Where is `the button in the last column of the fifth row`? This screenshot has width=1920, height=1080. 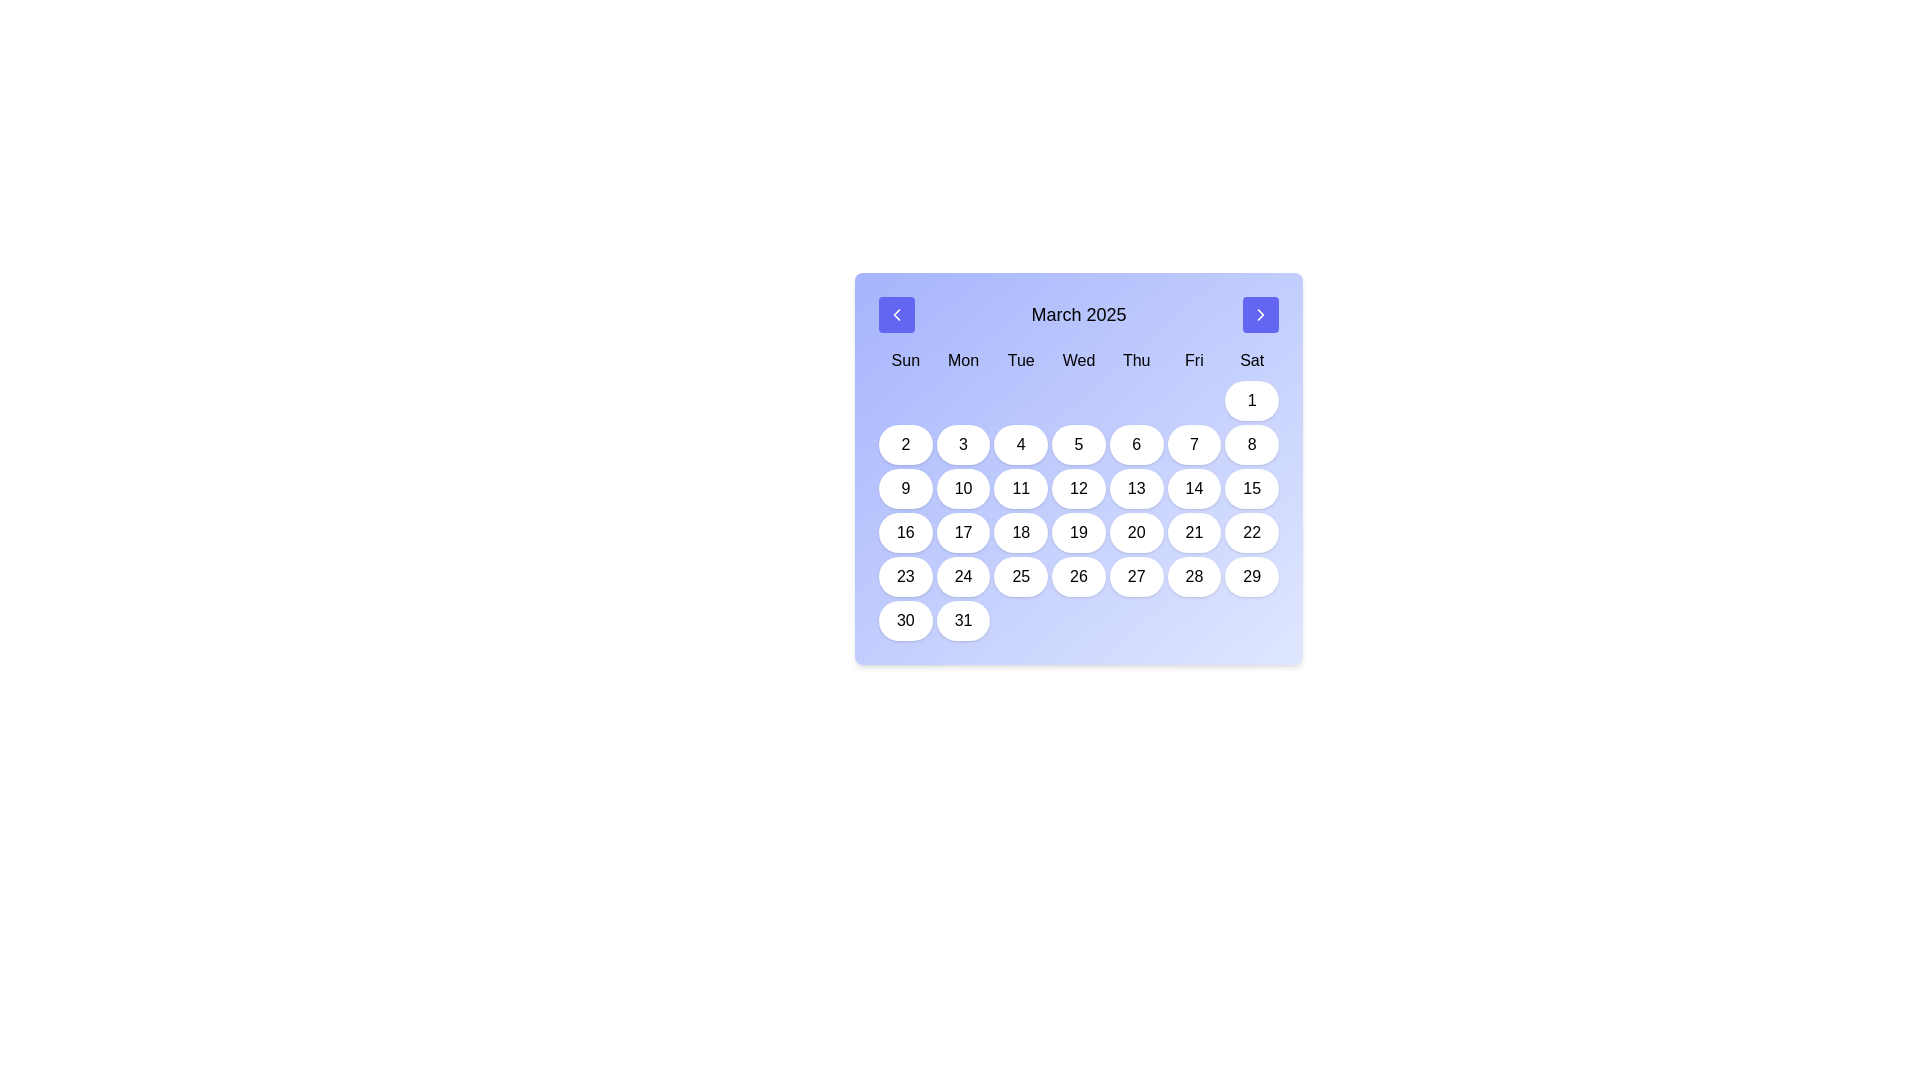 the button in the last column of the fifth row is located at coordinates (1251, 577).